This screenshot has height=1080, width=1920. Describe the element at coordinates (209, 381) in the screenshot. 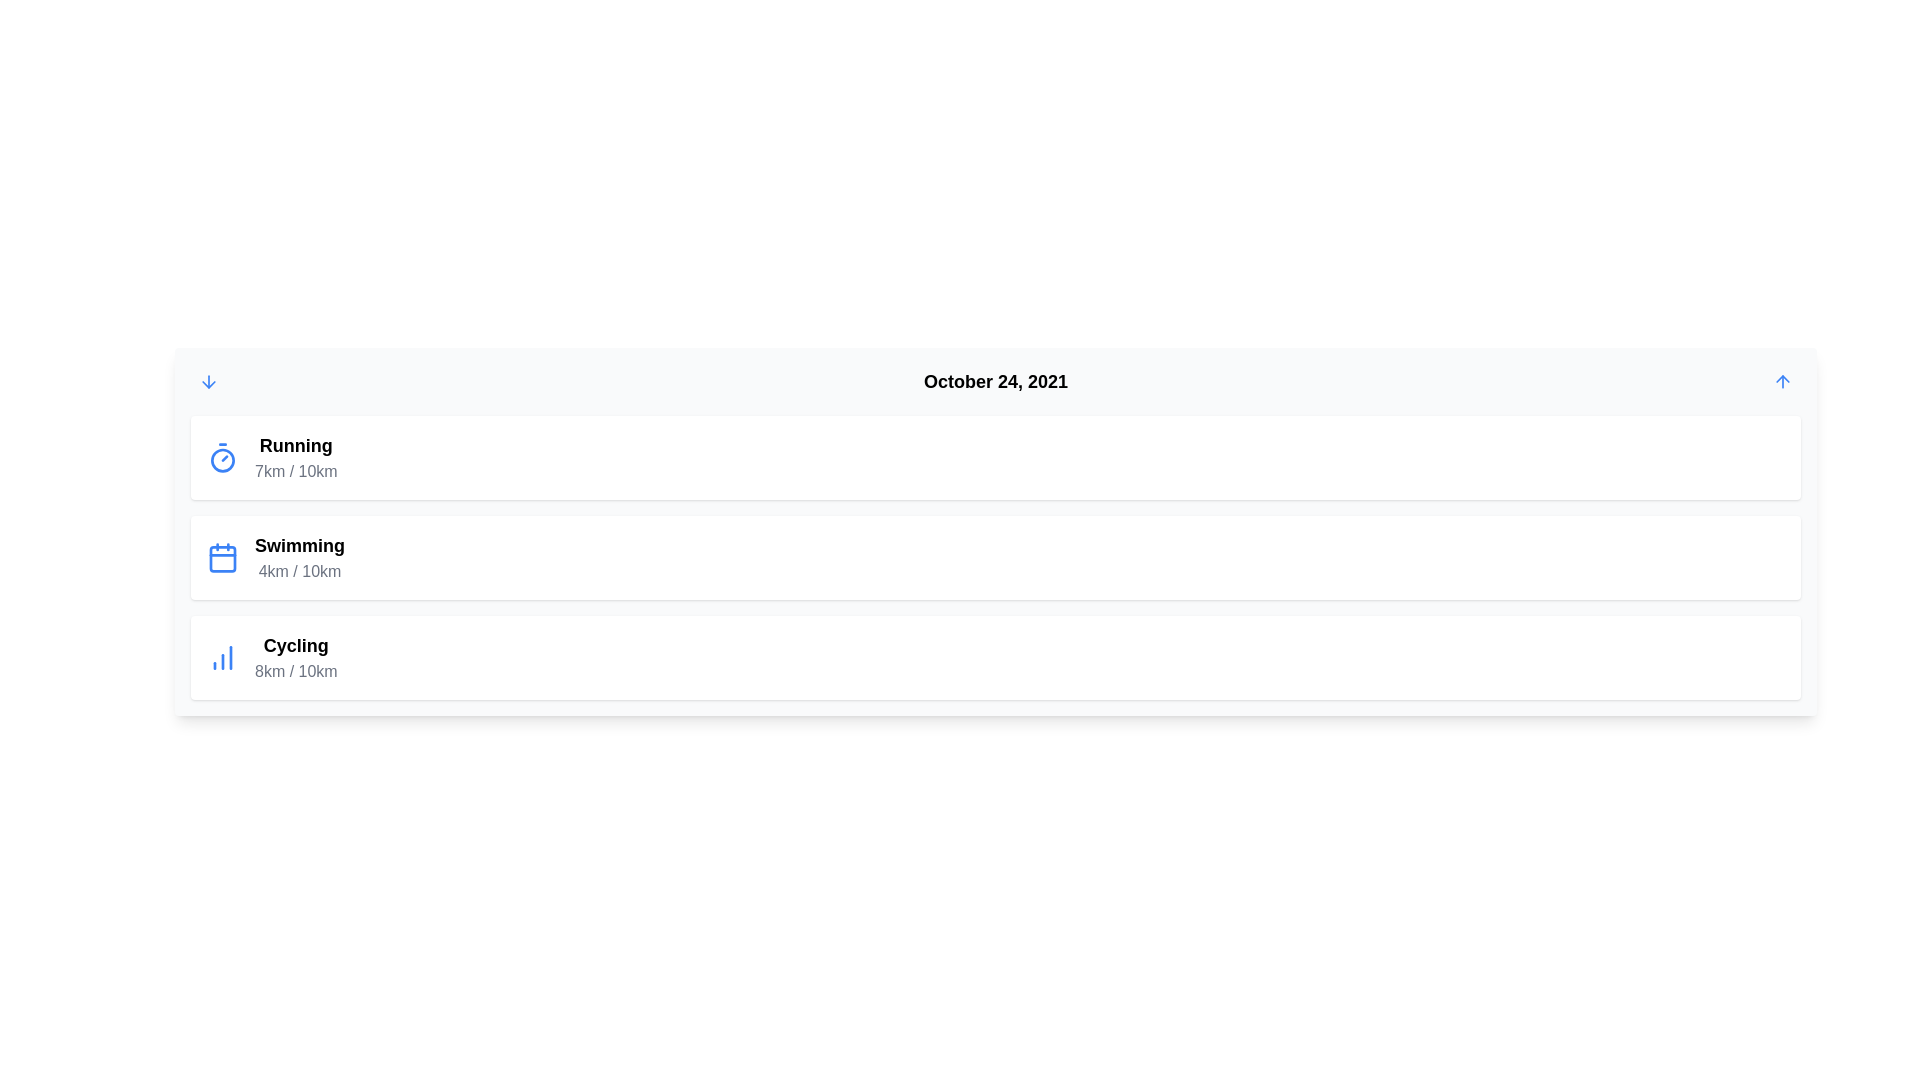

I see `the blue arrow-down icon` at that location.